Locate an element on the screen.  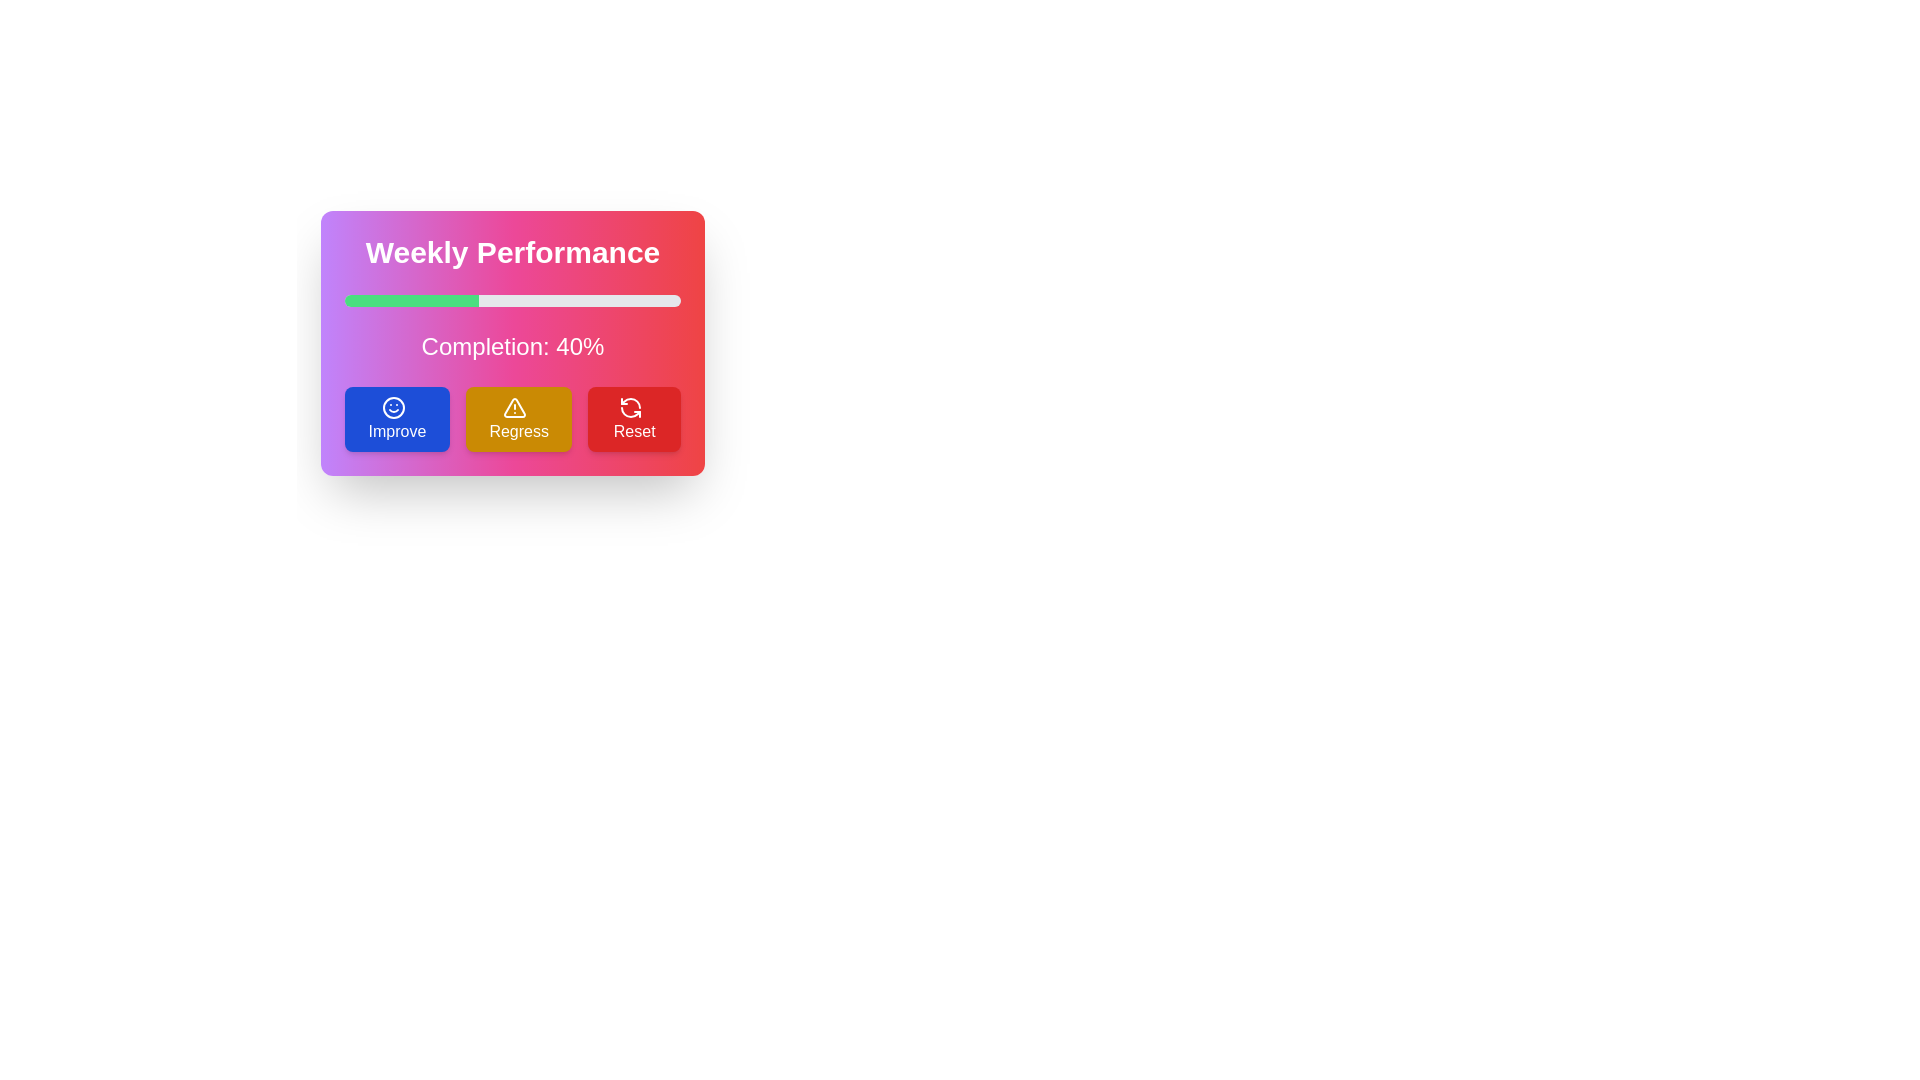
the 'Reset' button, which is a red rectangular button with a white circular arrow icon and the text 'Reset'. It is located at the far right of a three-button group at the bottom of the card is located at coordinates (633, 418).